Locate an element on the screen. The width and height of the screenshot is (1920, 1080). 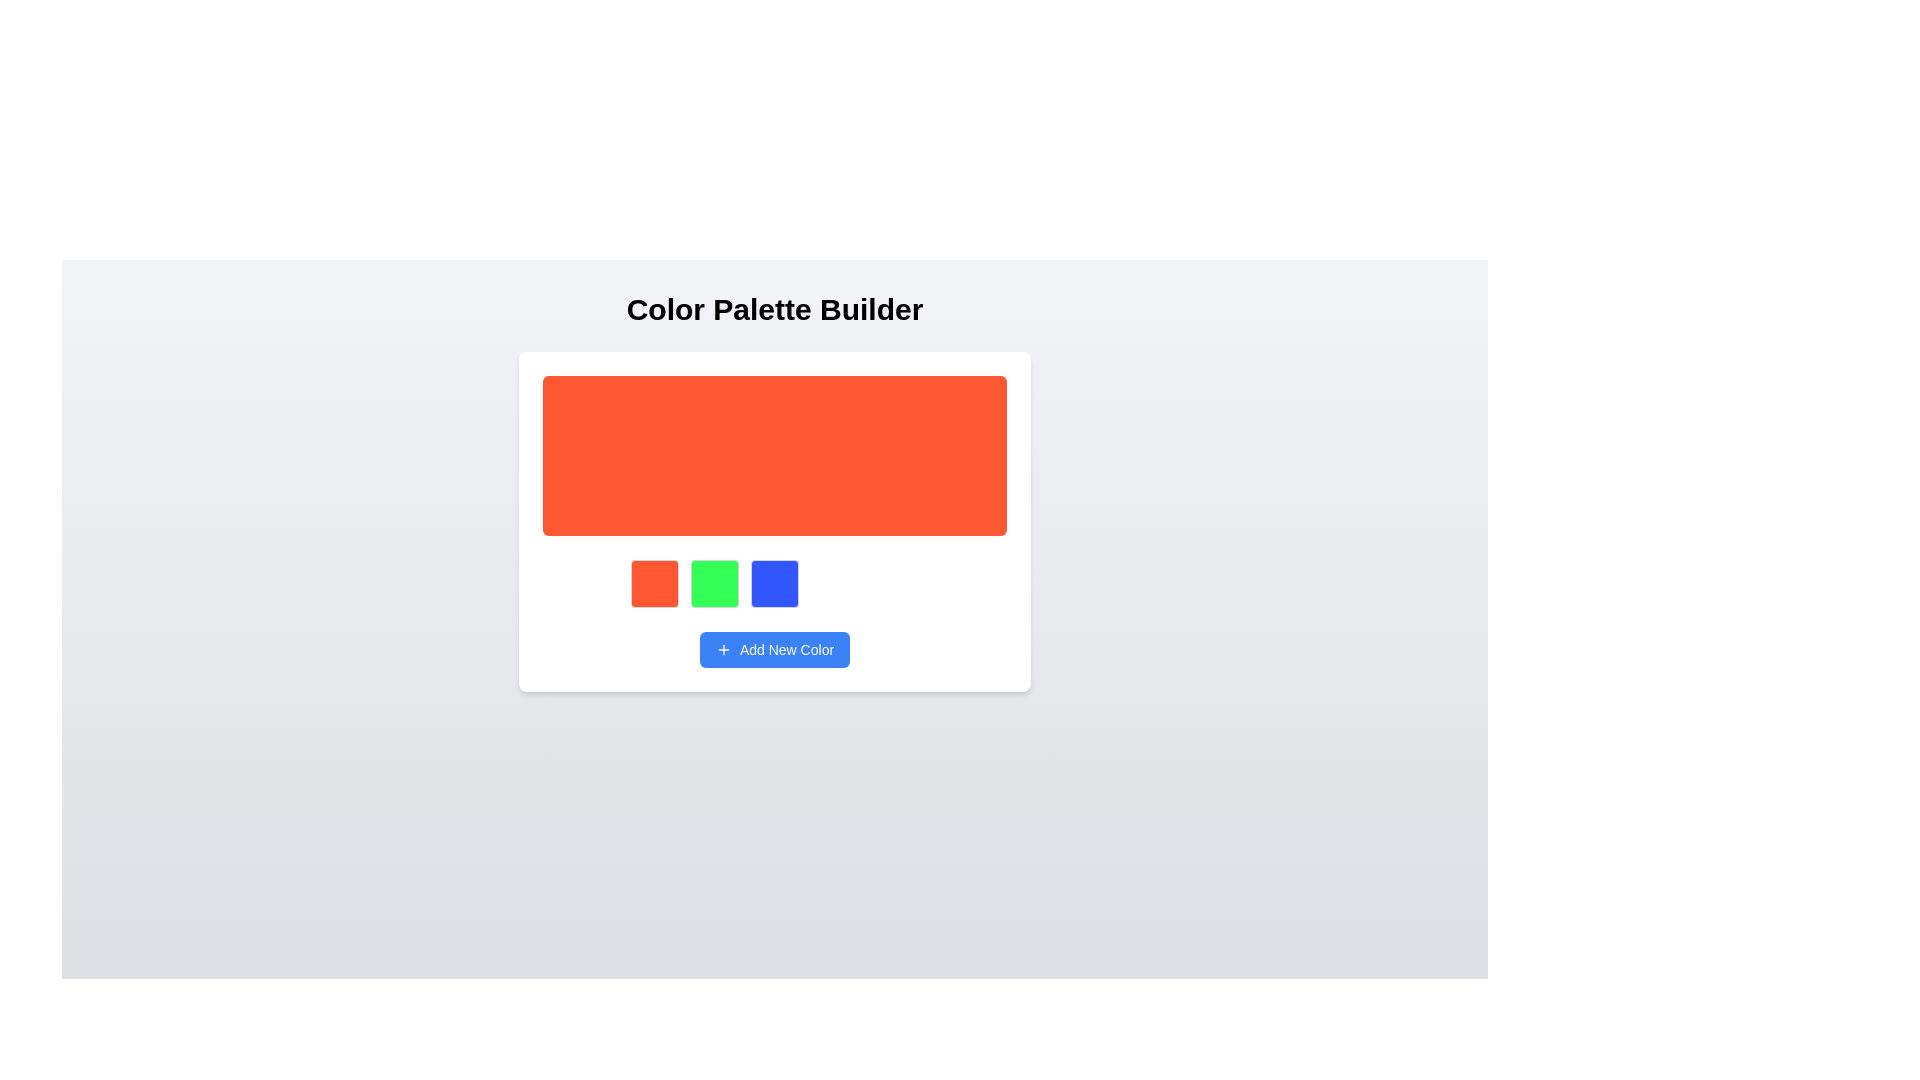
the third square button with a blue background and rounded corners is located at coordinates (773, 583).